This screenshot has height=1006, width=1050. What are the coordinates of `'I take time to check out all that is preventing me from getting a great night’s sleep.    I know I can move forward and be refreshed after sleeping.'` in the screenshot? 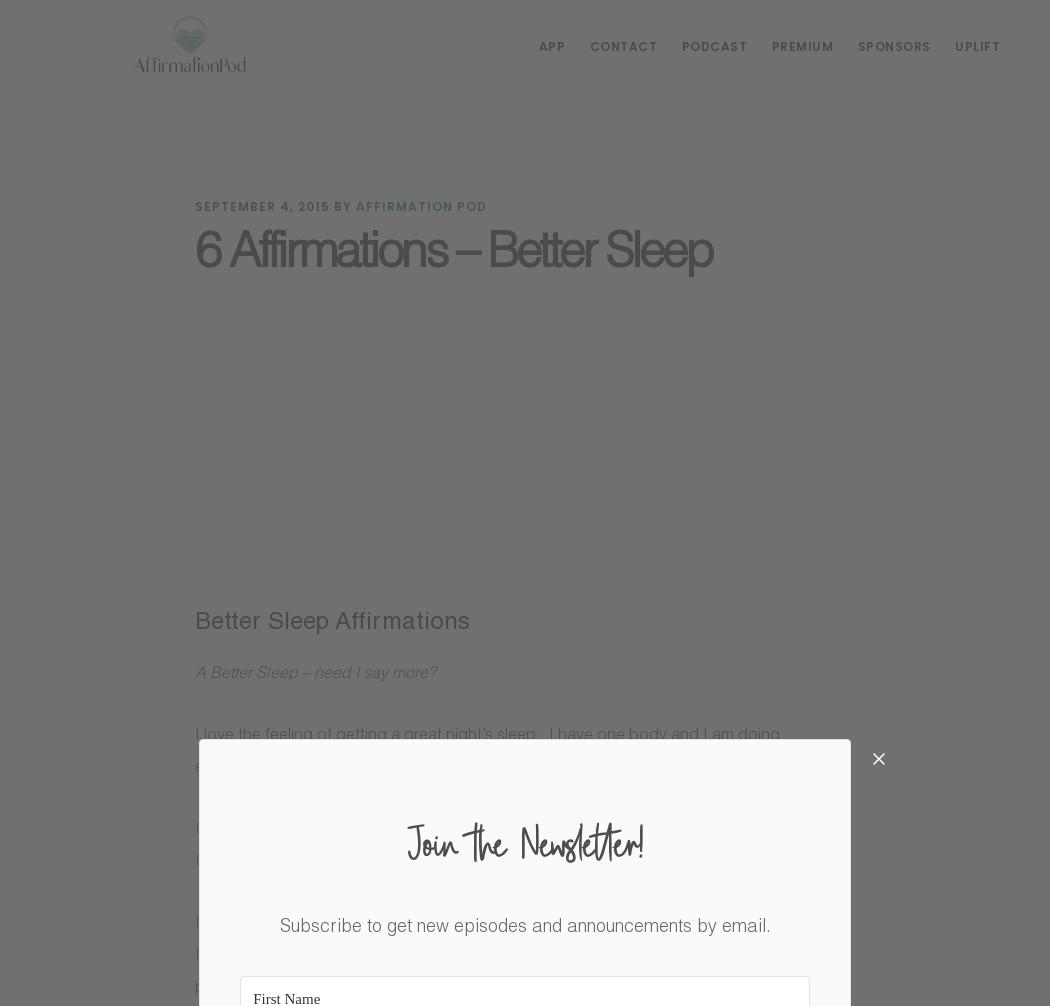 It's located at (520, 845).